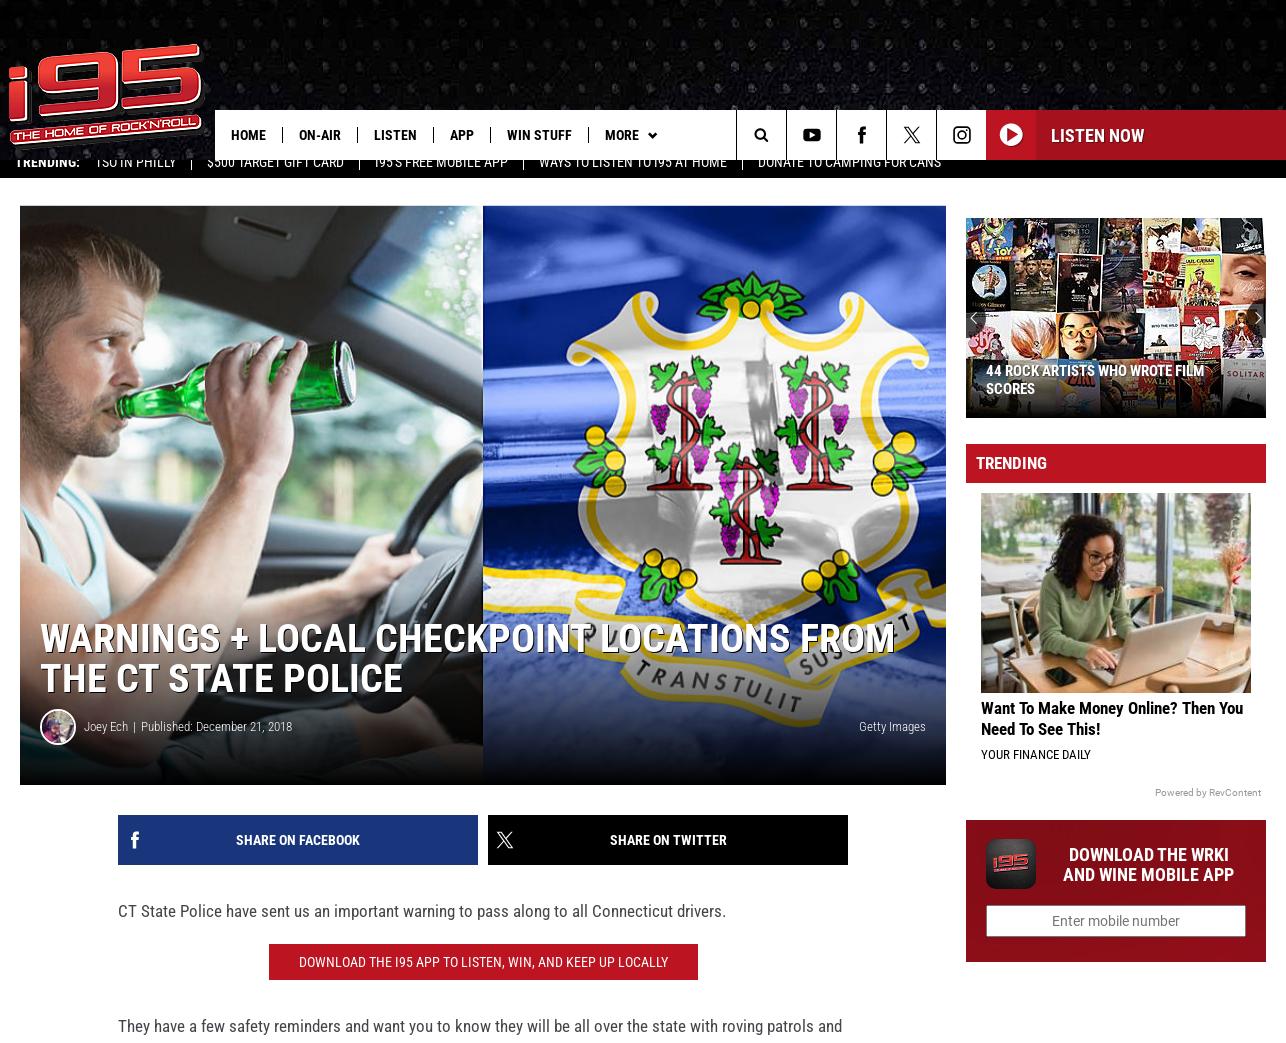  Describe the element at coordinates (461, 134) in the screenshot. I see `'App'` at that location.